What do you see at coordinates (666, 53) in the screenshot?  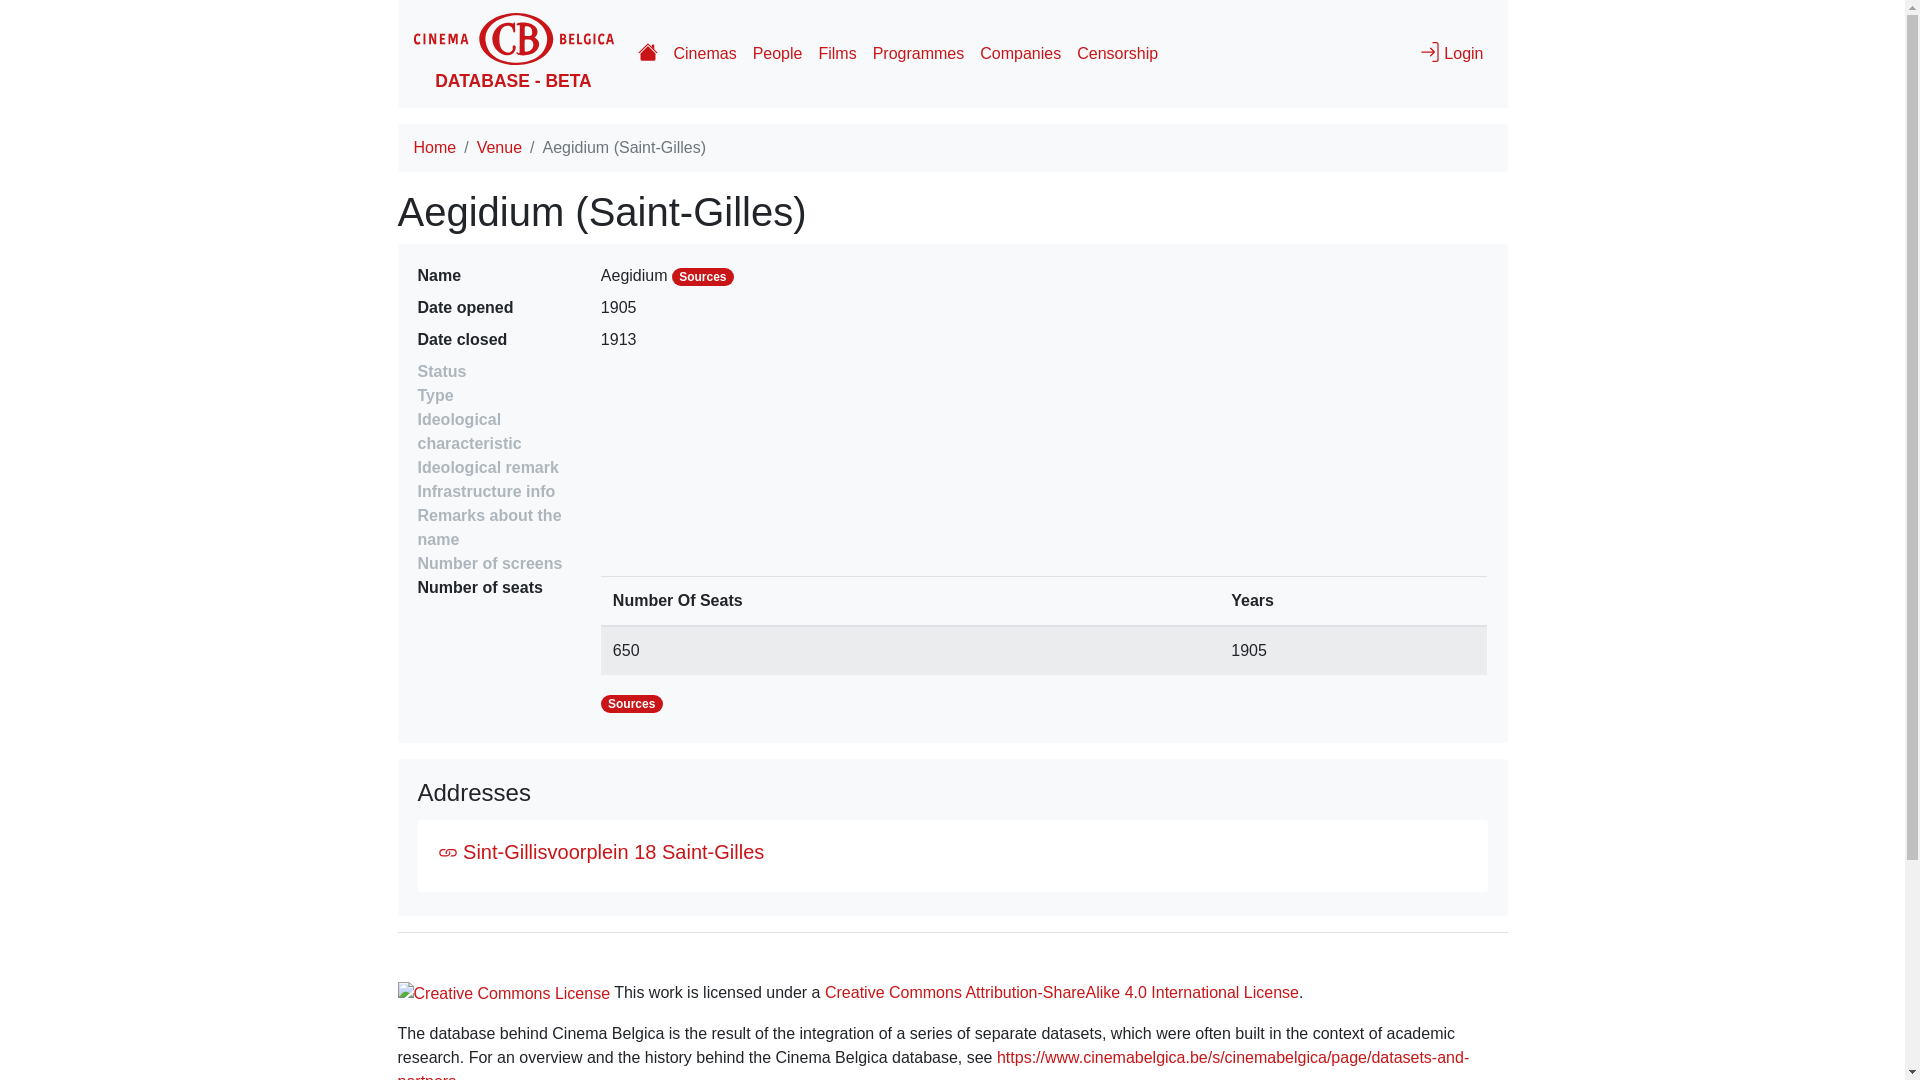 I see `'Cinemas'` at bounding box center [666, 53].